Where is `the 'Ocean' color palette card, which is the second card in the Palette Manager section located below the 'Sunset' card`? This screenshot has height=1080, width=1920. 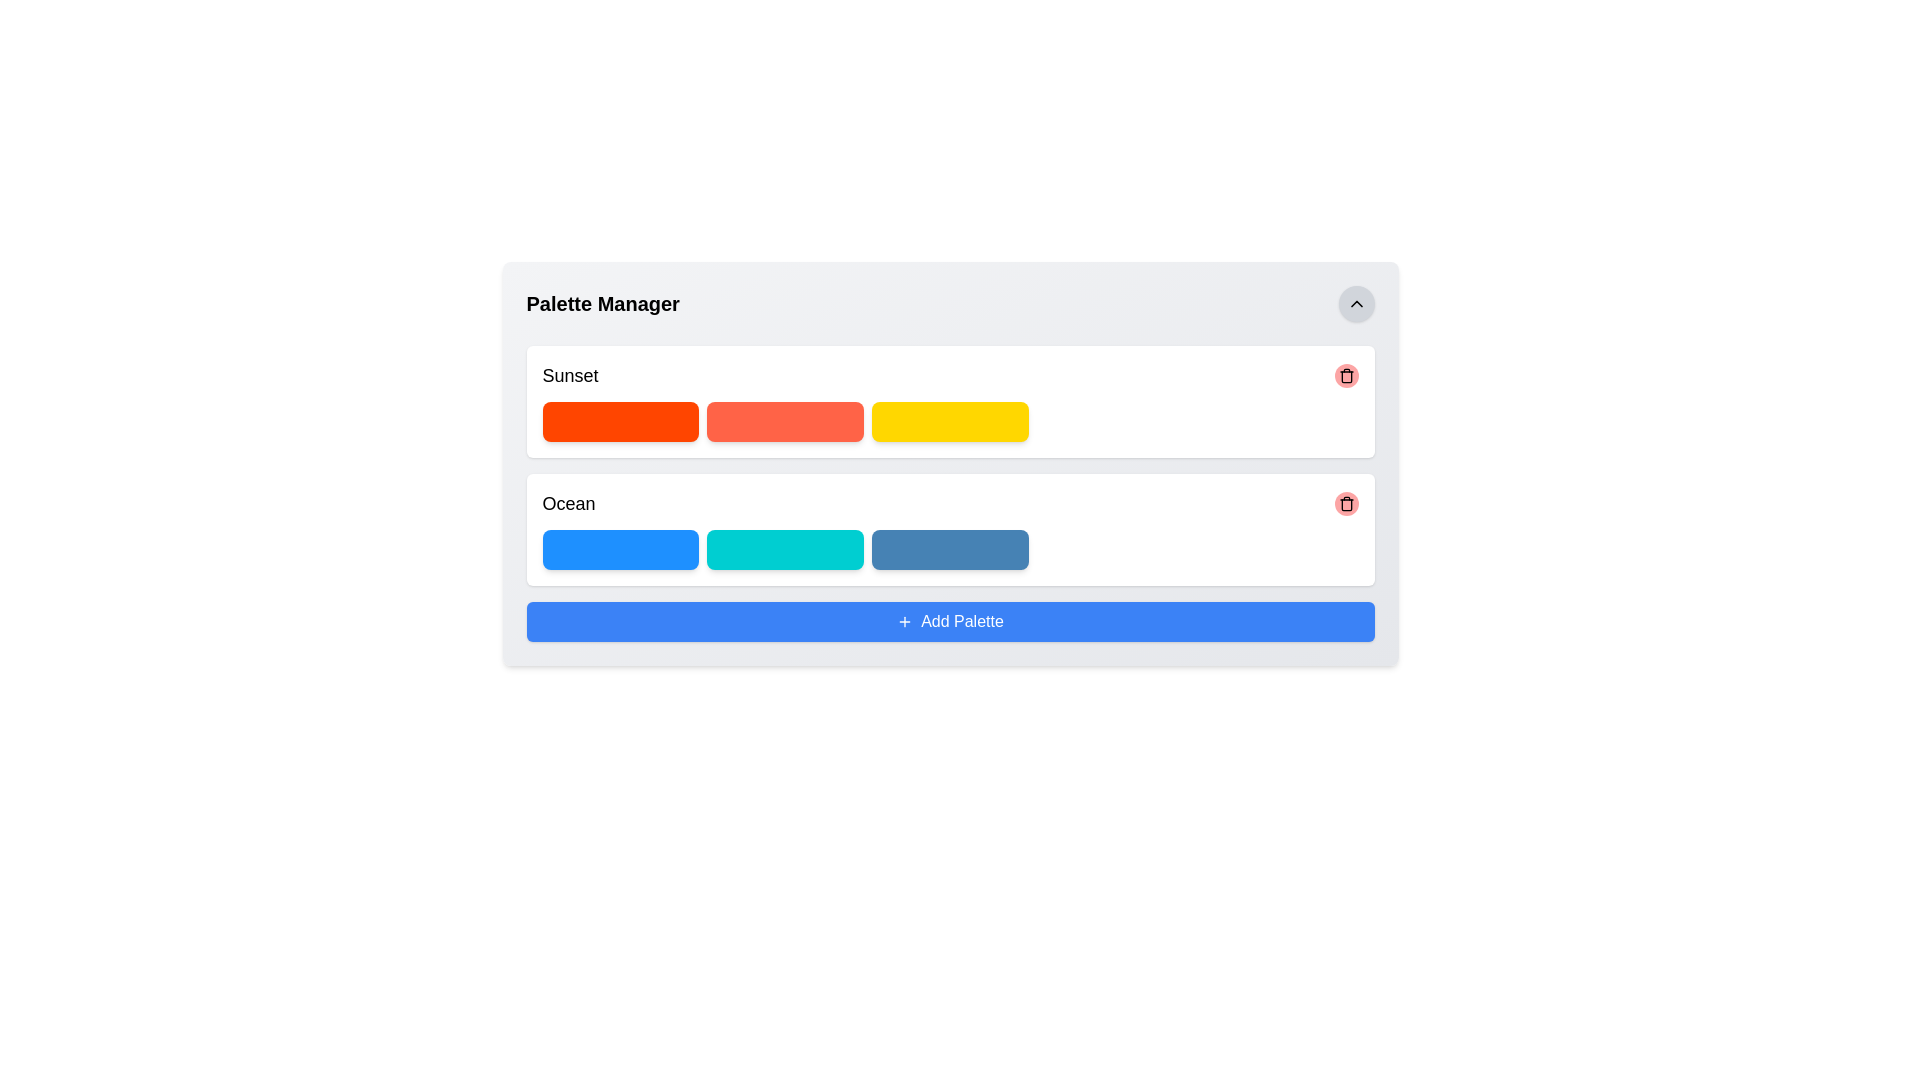 the 'Ocean' color palette card, which is the second card in the Palette Manager section located below the 'Sunset' card is located at coordinates (949, 528).